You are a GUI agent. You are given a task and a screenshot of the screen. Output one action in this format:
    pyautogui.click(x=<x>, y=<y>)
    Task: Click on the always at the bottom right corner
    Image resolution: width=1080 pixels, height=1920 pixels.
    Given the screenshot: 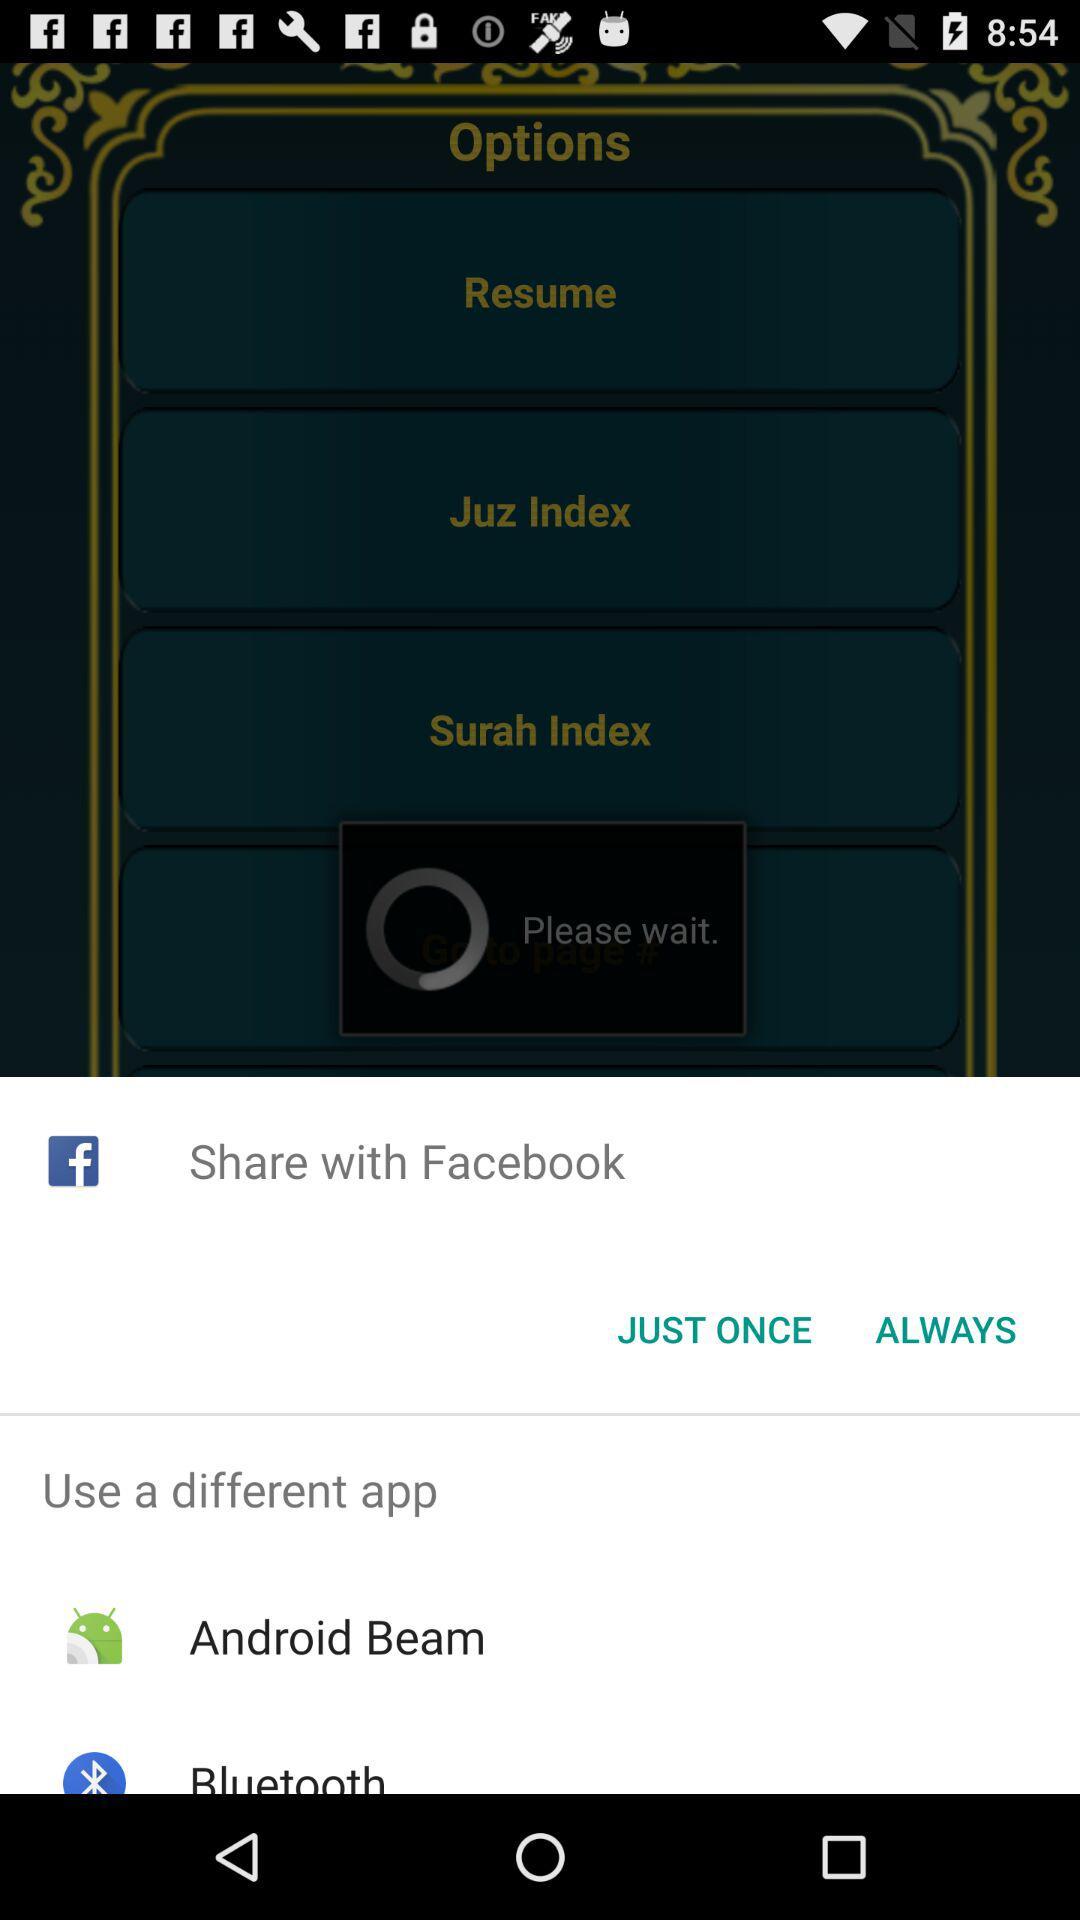 What is the action you would take?
    pyautogui.click(x=945, y=1329)
    